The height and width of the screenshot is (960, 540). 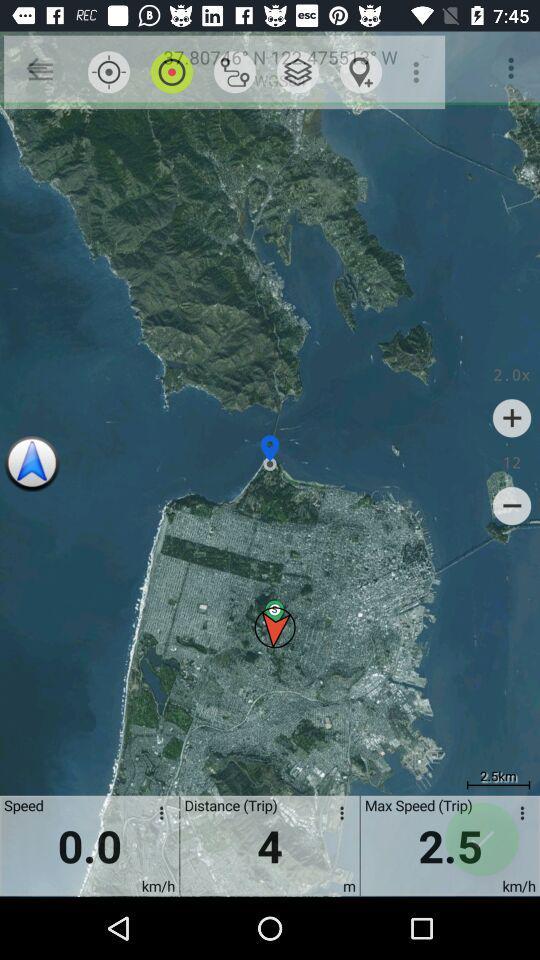 I want to click on speed option, so click(x=518, y=816).